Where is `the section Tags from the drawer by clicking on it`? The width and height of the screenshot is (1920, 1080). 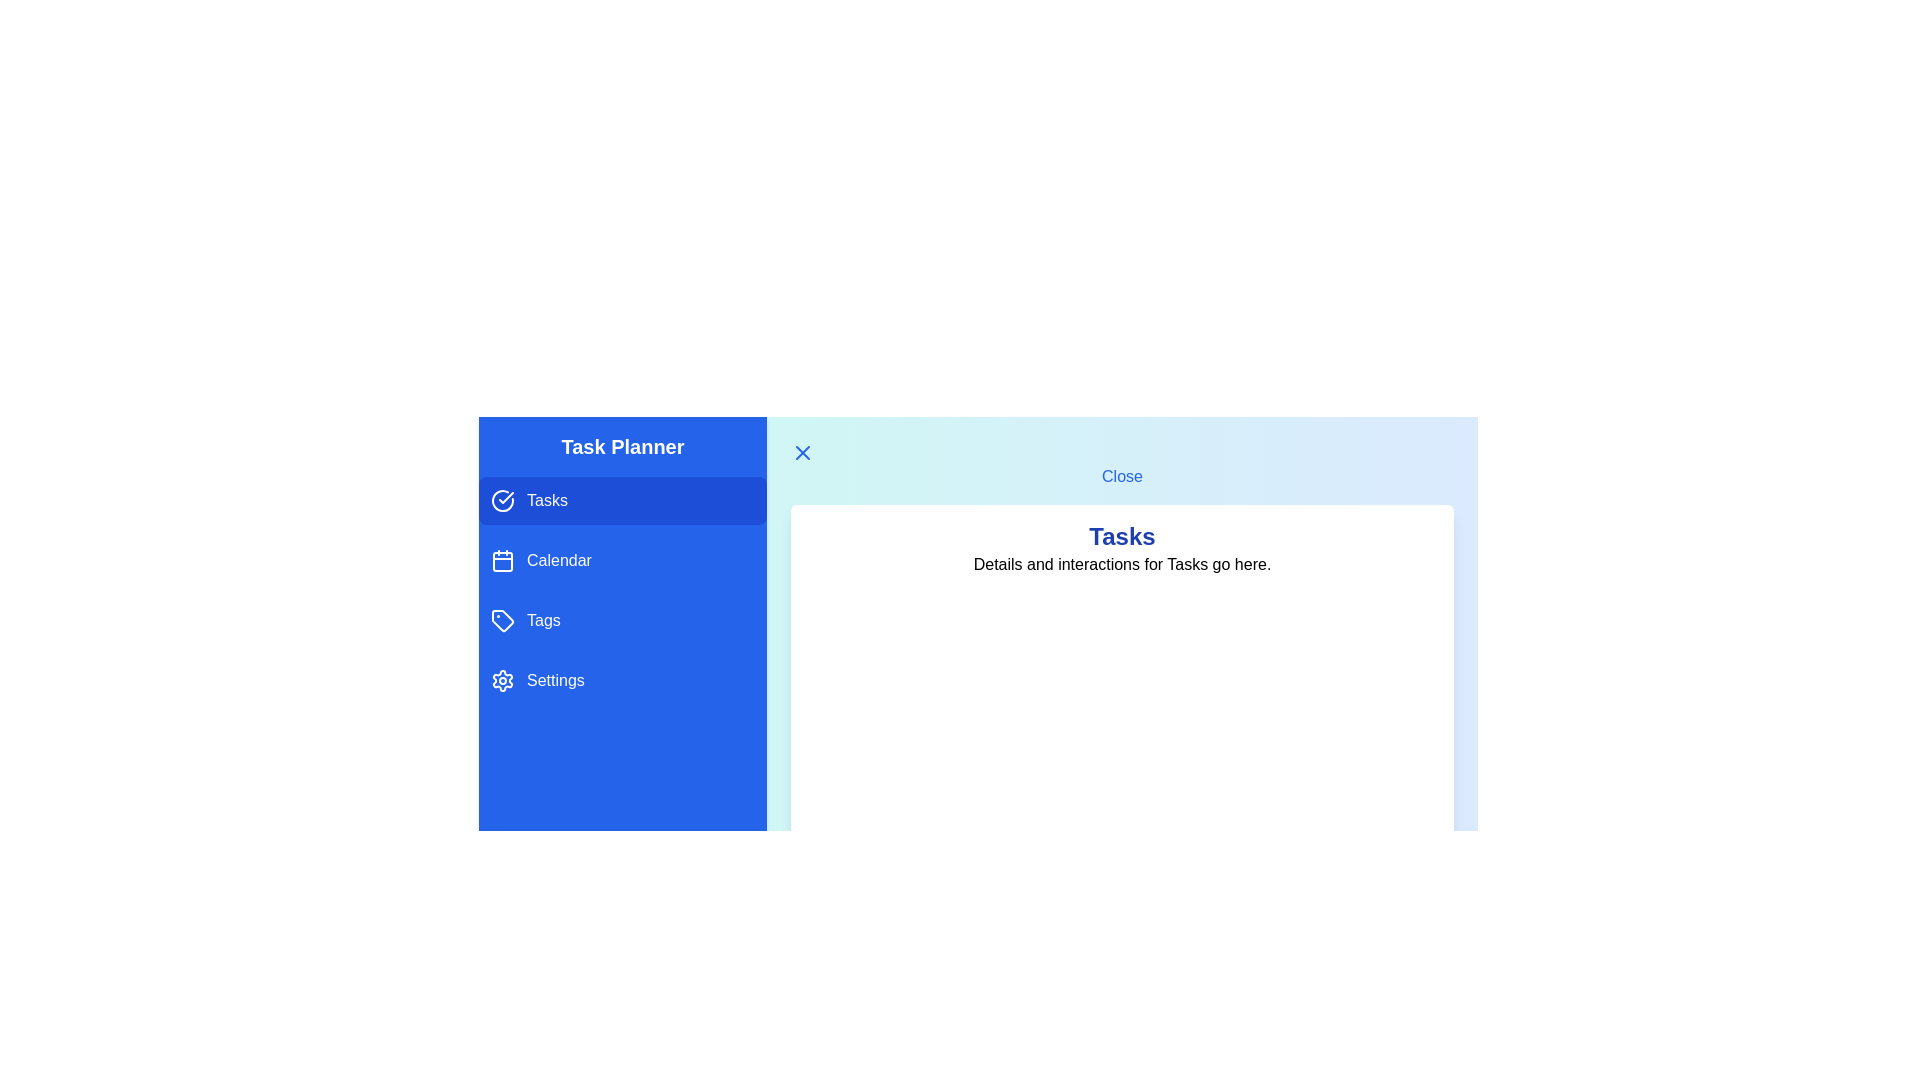
the section Tags from the drawer by clicking on it is located at coordinates (622, 620).